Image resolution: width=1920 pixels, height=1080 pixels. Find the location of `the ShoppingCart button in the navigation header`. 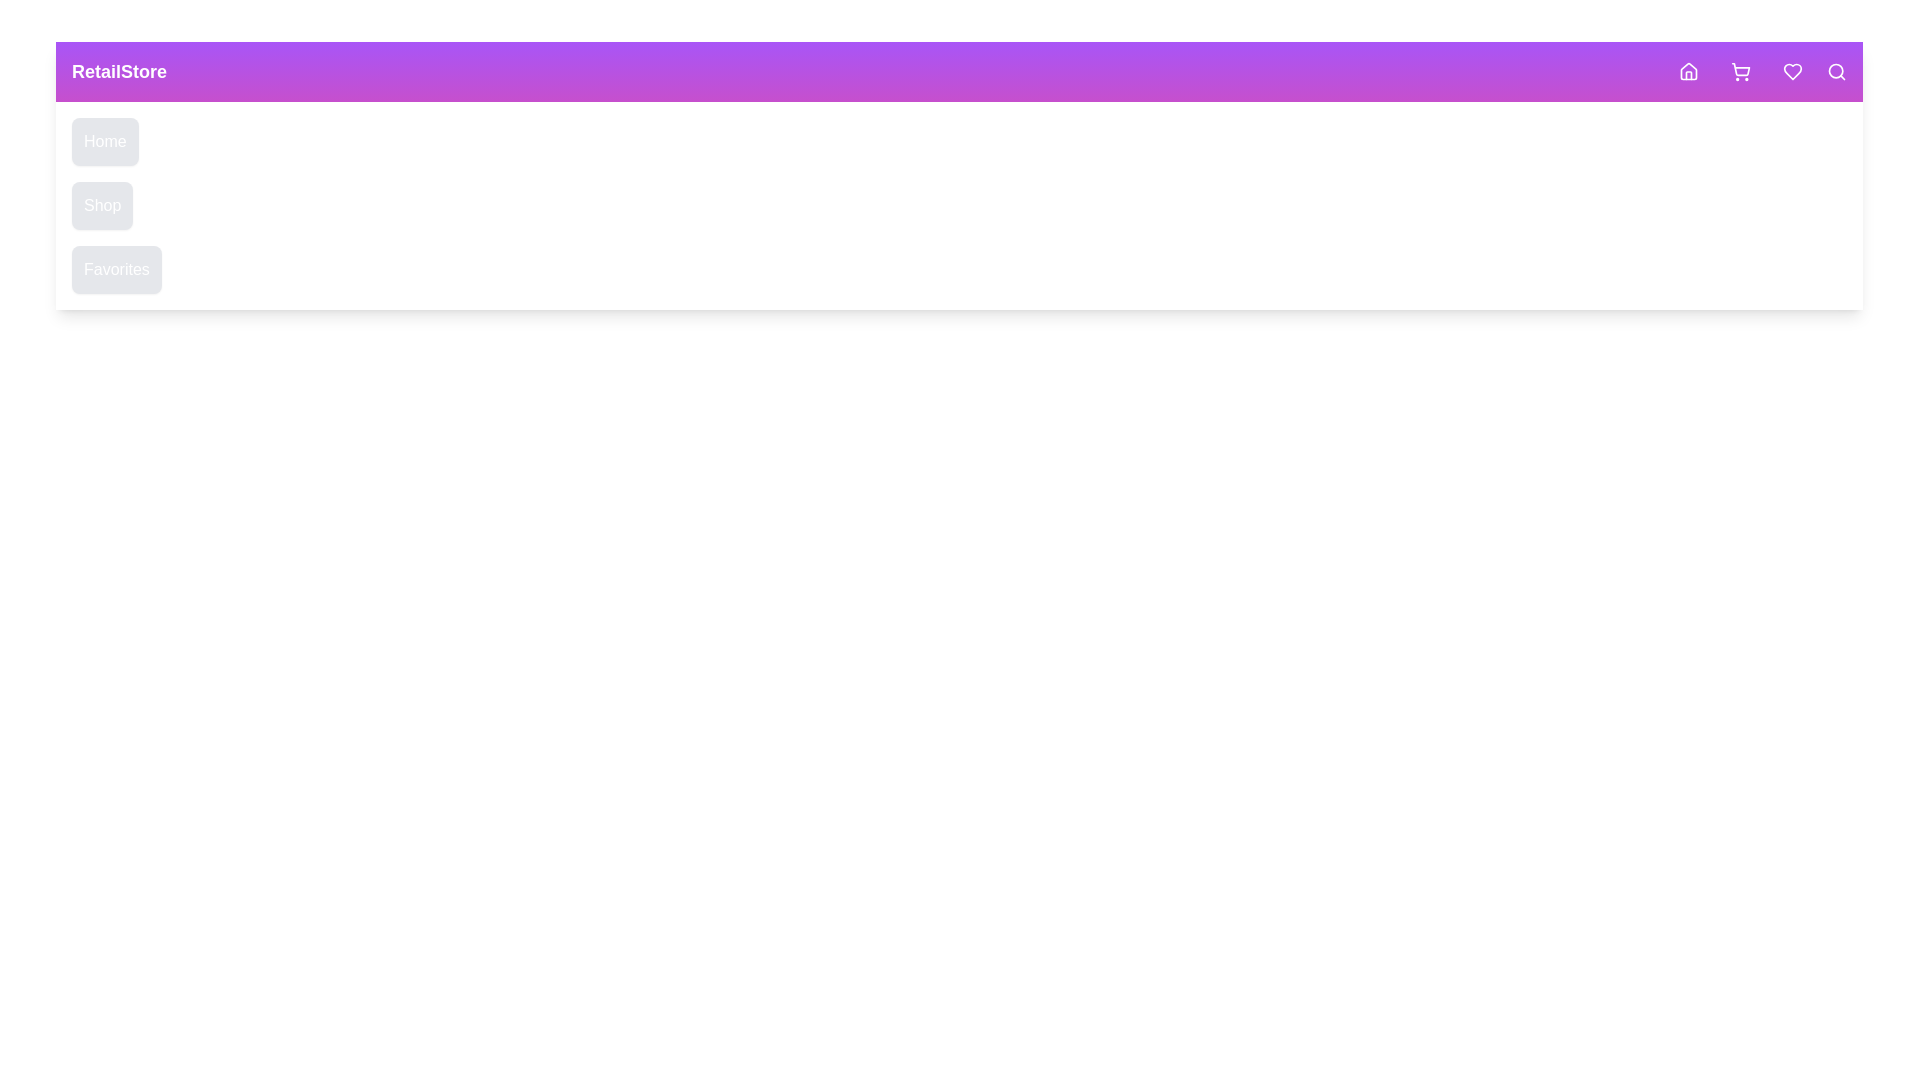

the ShoppingCart button in the navigation header is located at coordinates (1740, 71).